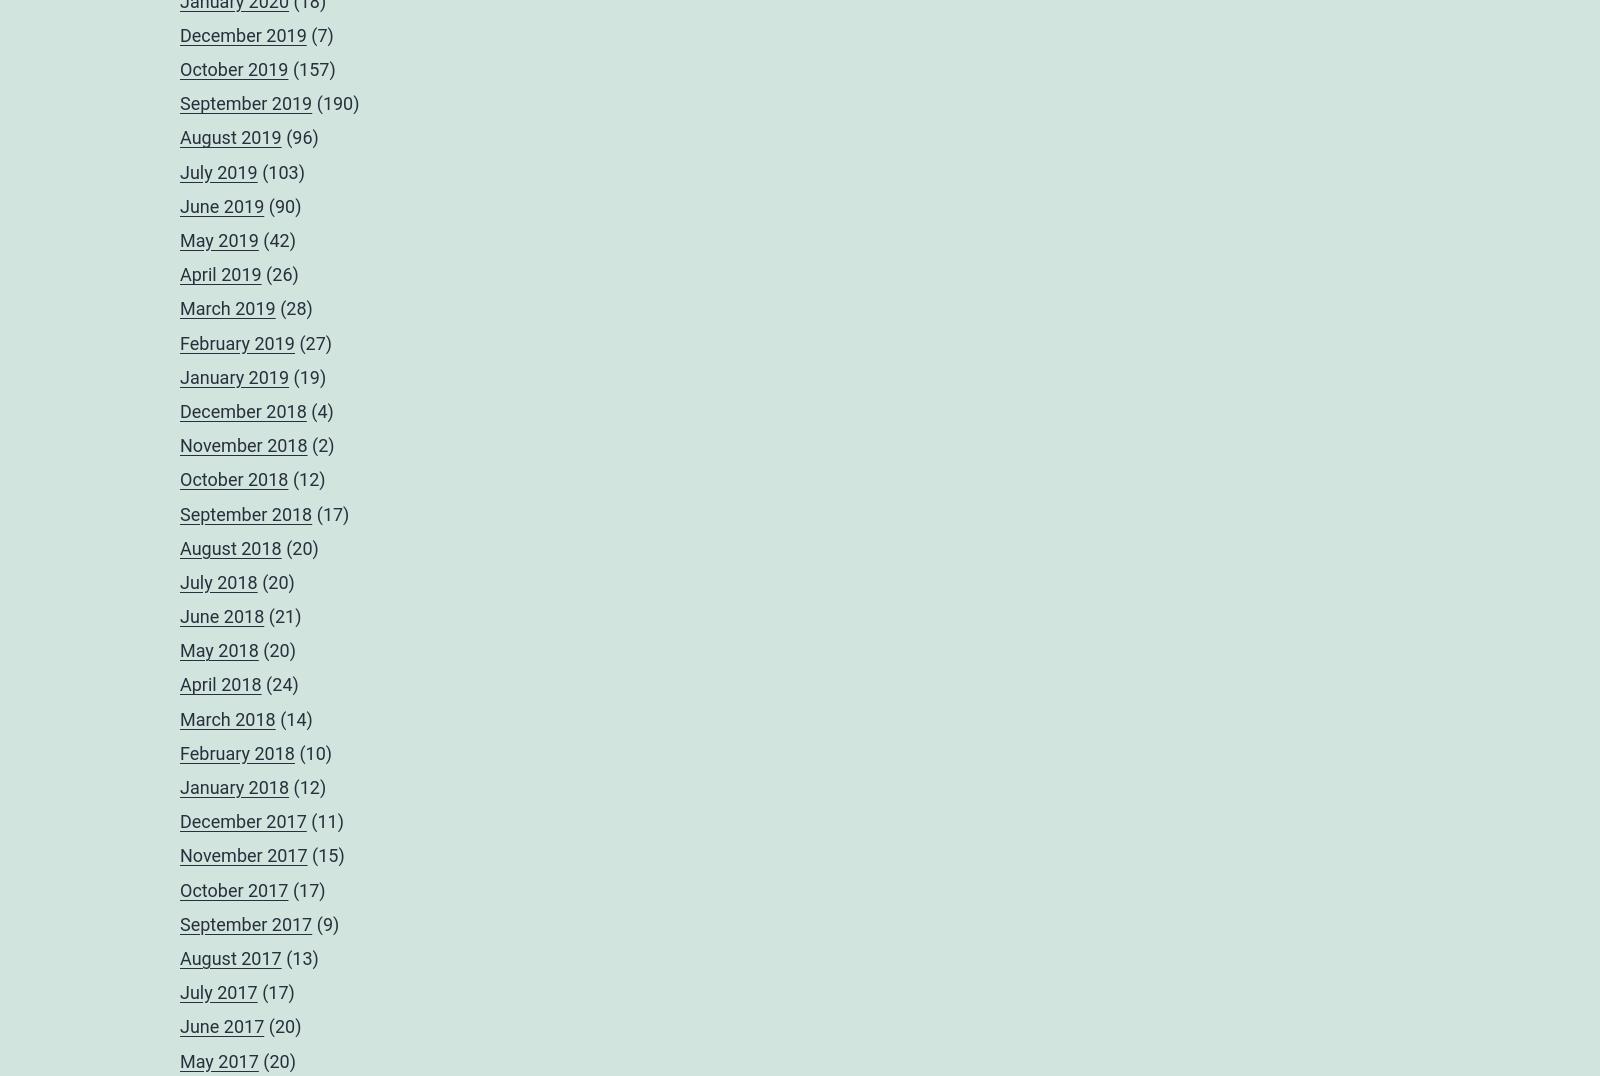 This screenshot has height=1076, width=1600. I want to click on 'November 2017', so click(243, 855).